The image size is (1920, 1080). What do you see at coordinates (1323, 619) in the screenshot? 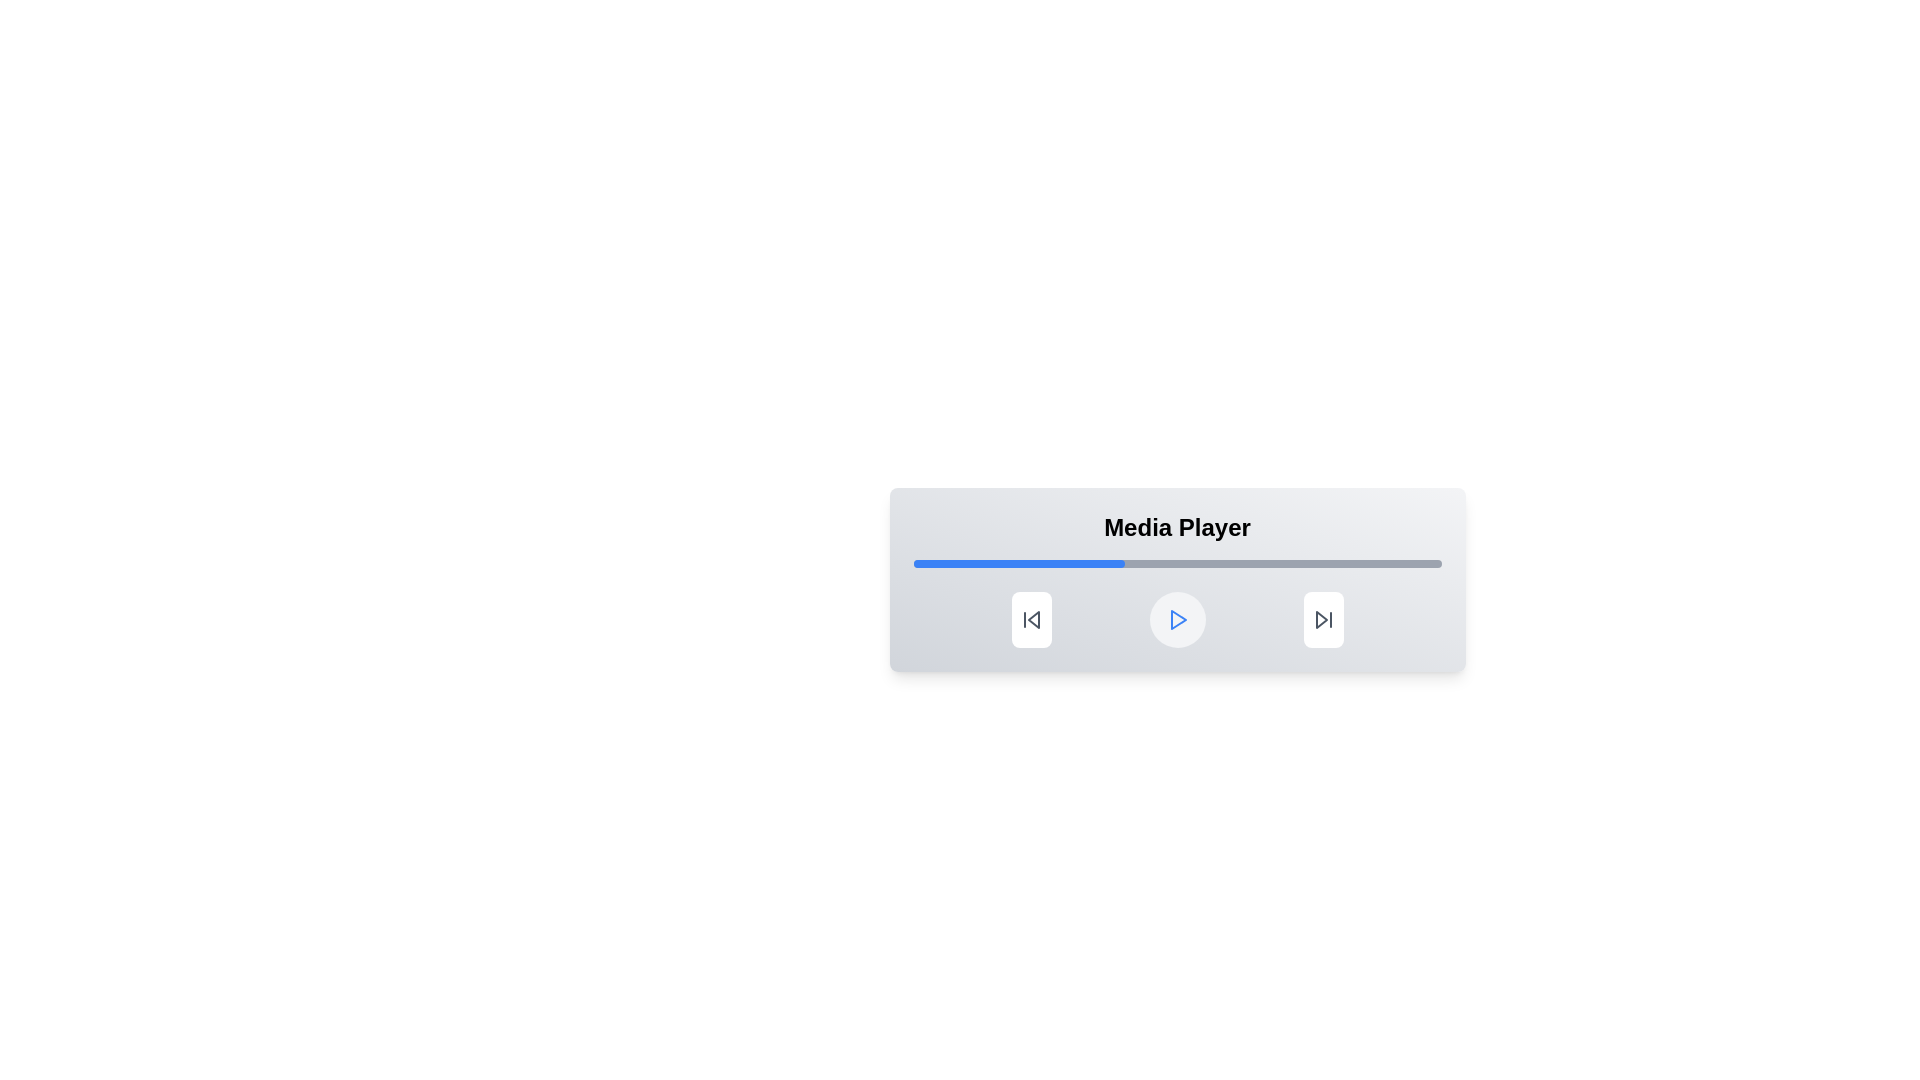
I see `the third button from the right in the media player footer section to skip forward in media playback` at bounding box center [1323, 619].